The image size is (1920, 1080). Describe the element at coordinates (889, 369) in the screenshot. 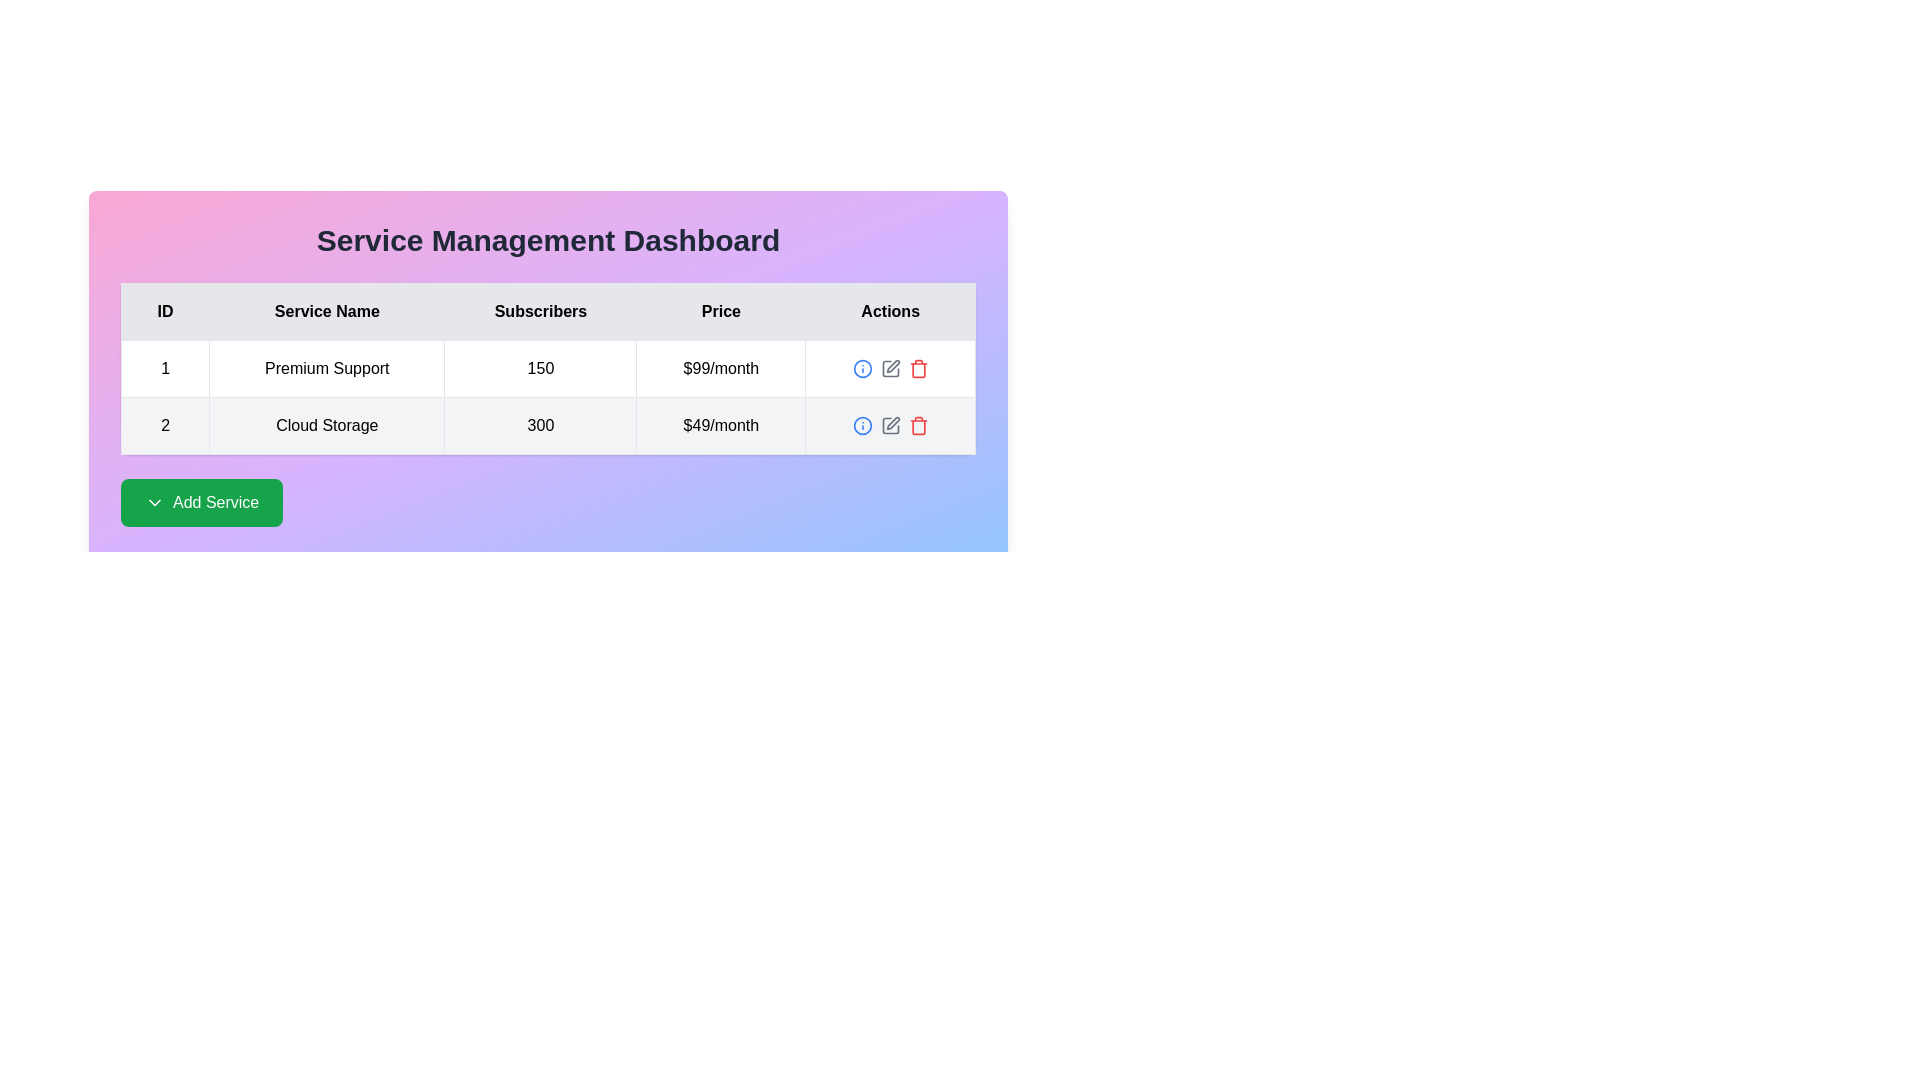

I see `the gray pencil icon button located in the second position of the 'Actions' column for the first entry titled 'Premium Support'` at that location.